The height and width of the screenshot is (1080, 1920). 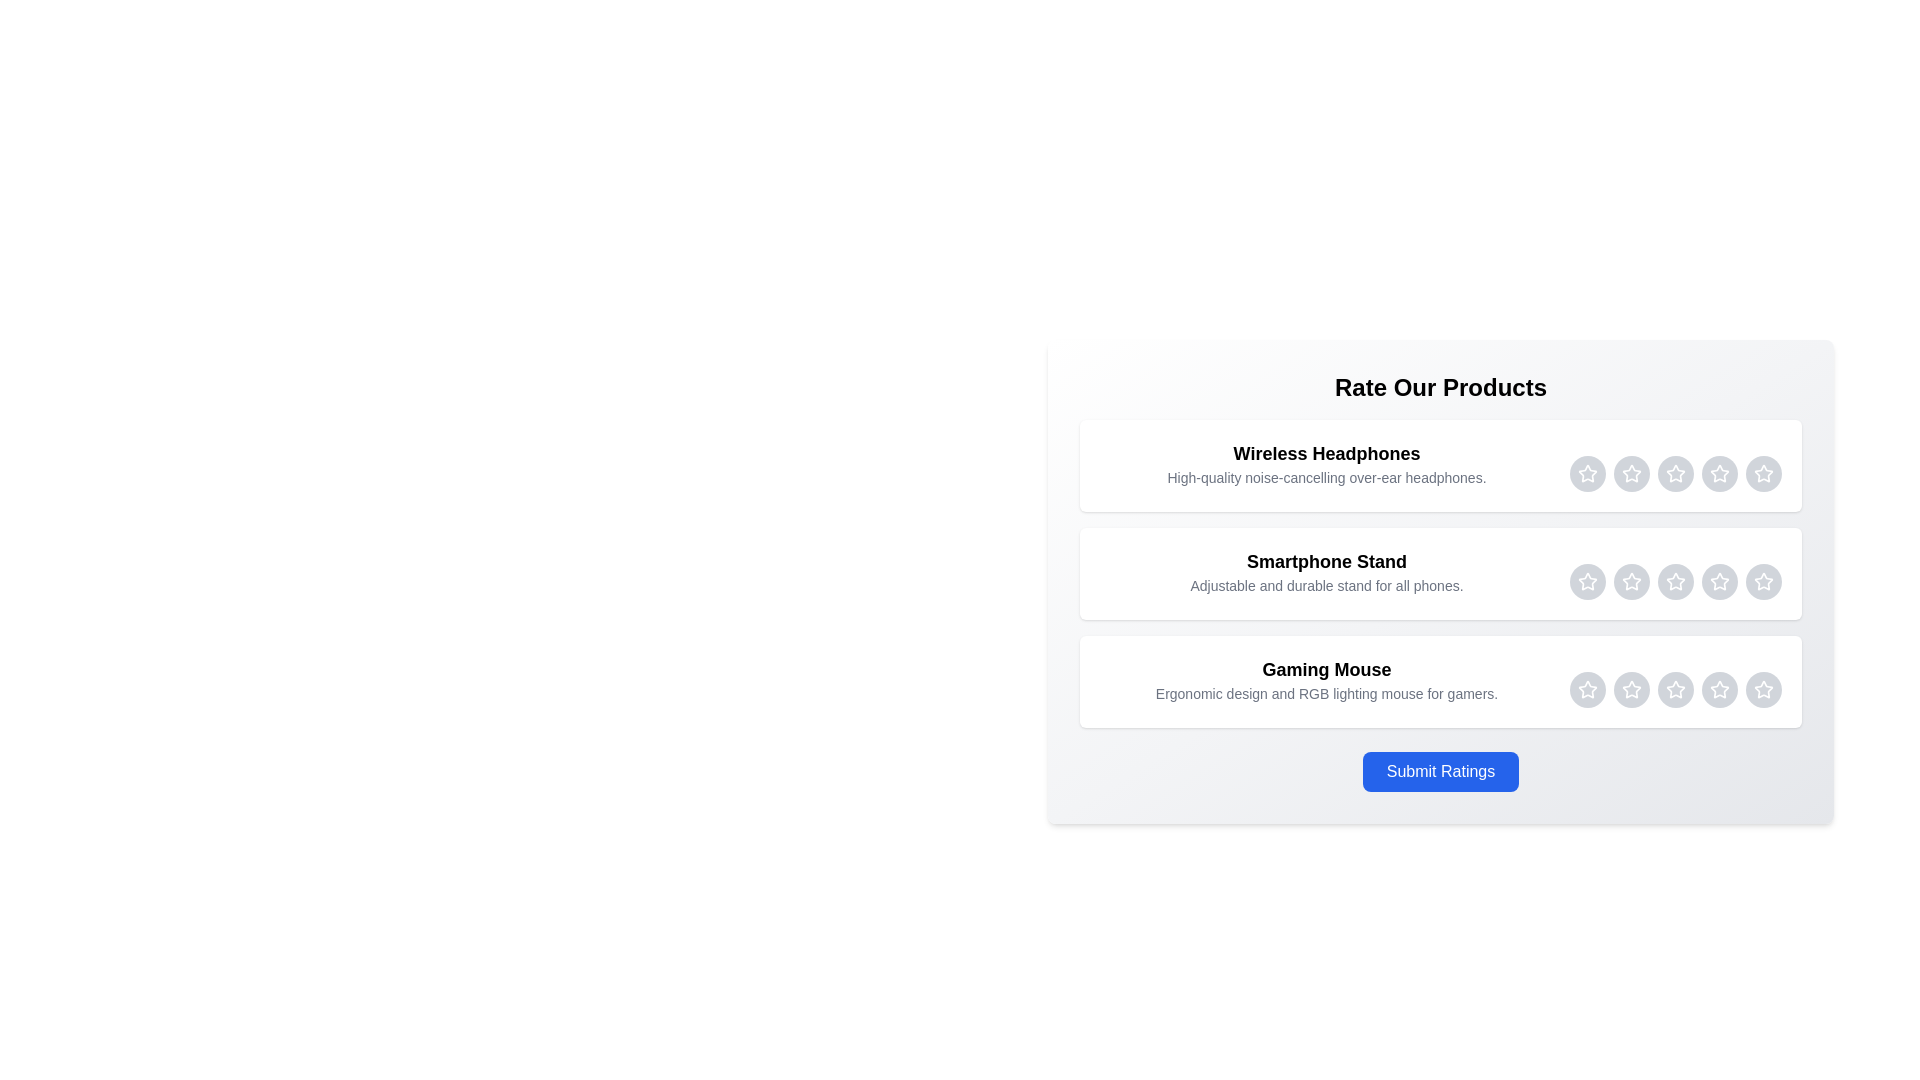 What do you see at coordinates (1587, 689) in the screenshot?
I see `the Gaming Mouse rating star 1` at bounding box center [1587, 689].